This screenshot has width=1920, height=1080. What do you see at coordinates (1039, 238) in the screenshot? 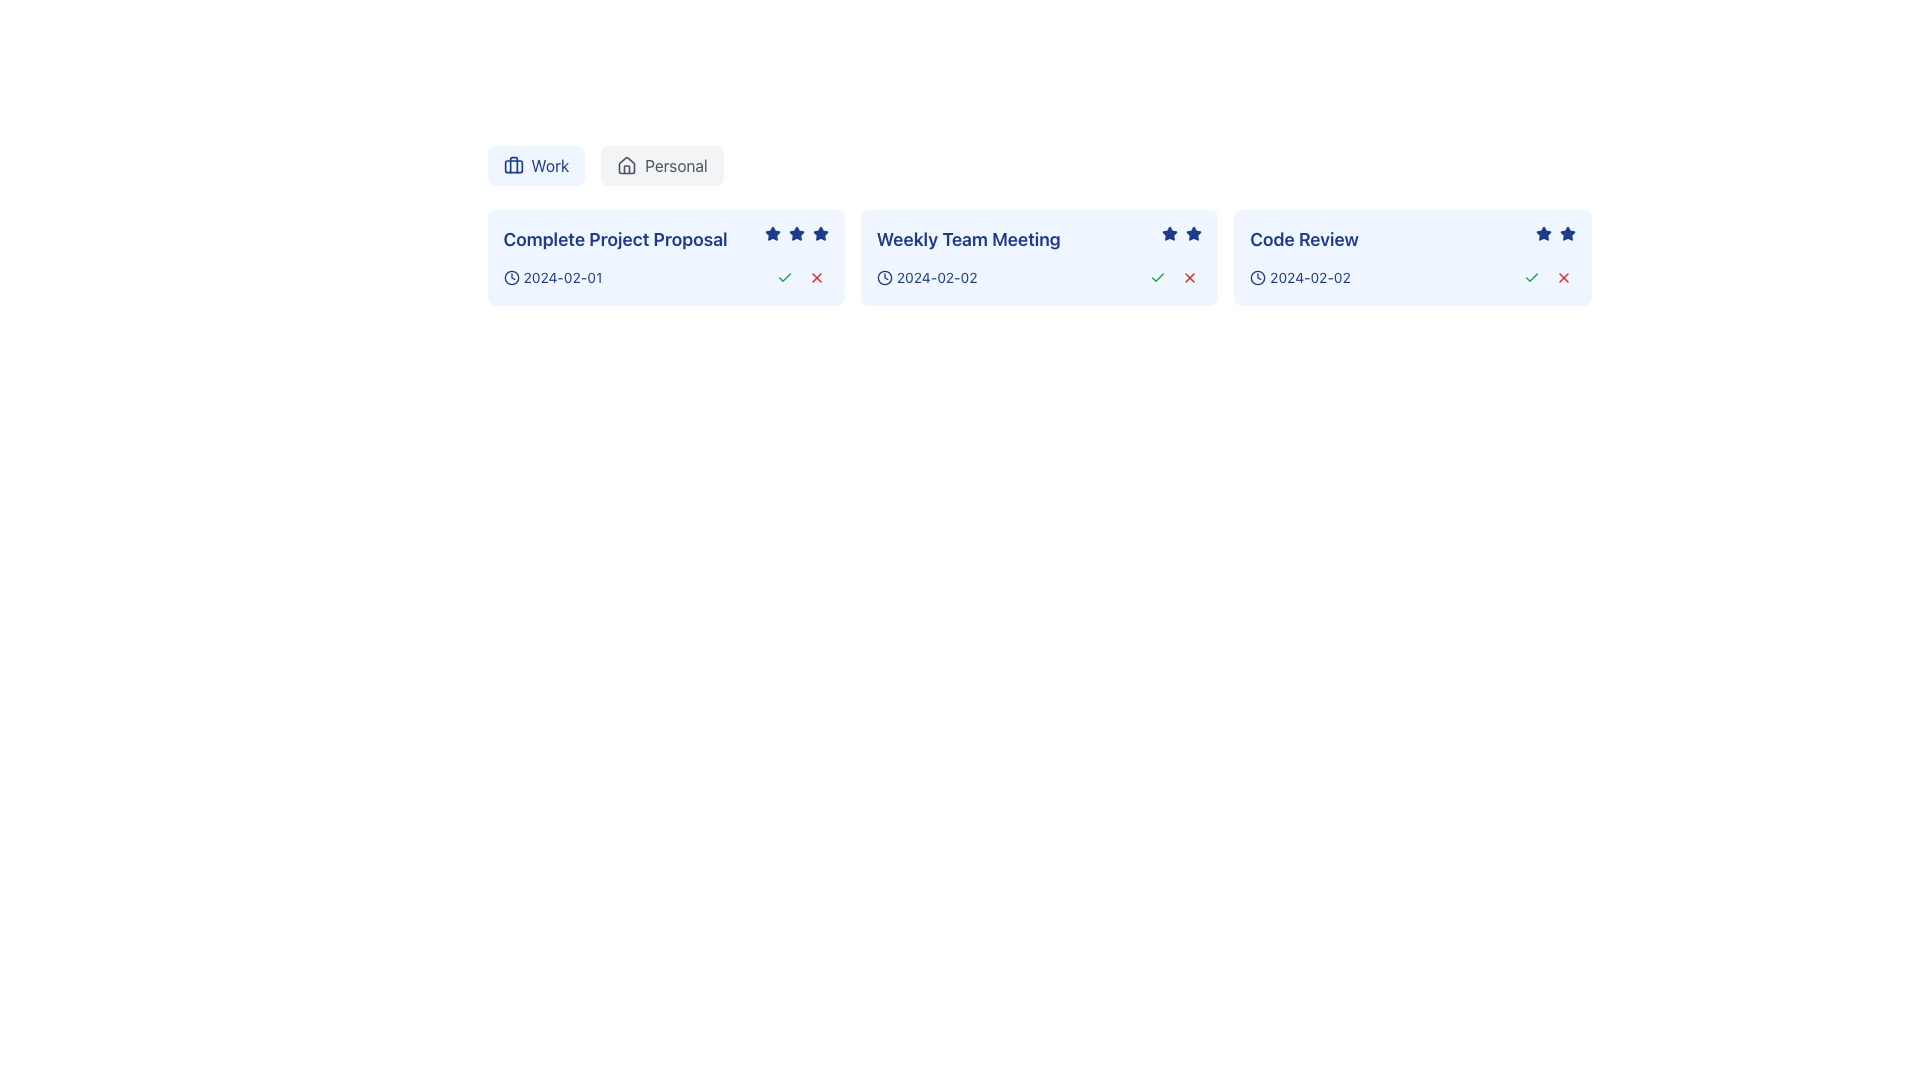
I see `the 'Weekly Team Meeting' text label to visualize interactivity with the associated stars` at bounding box center [1039, 238].